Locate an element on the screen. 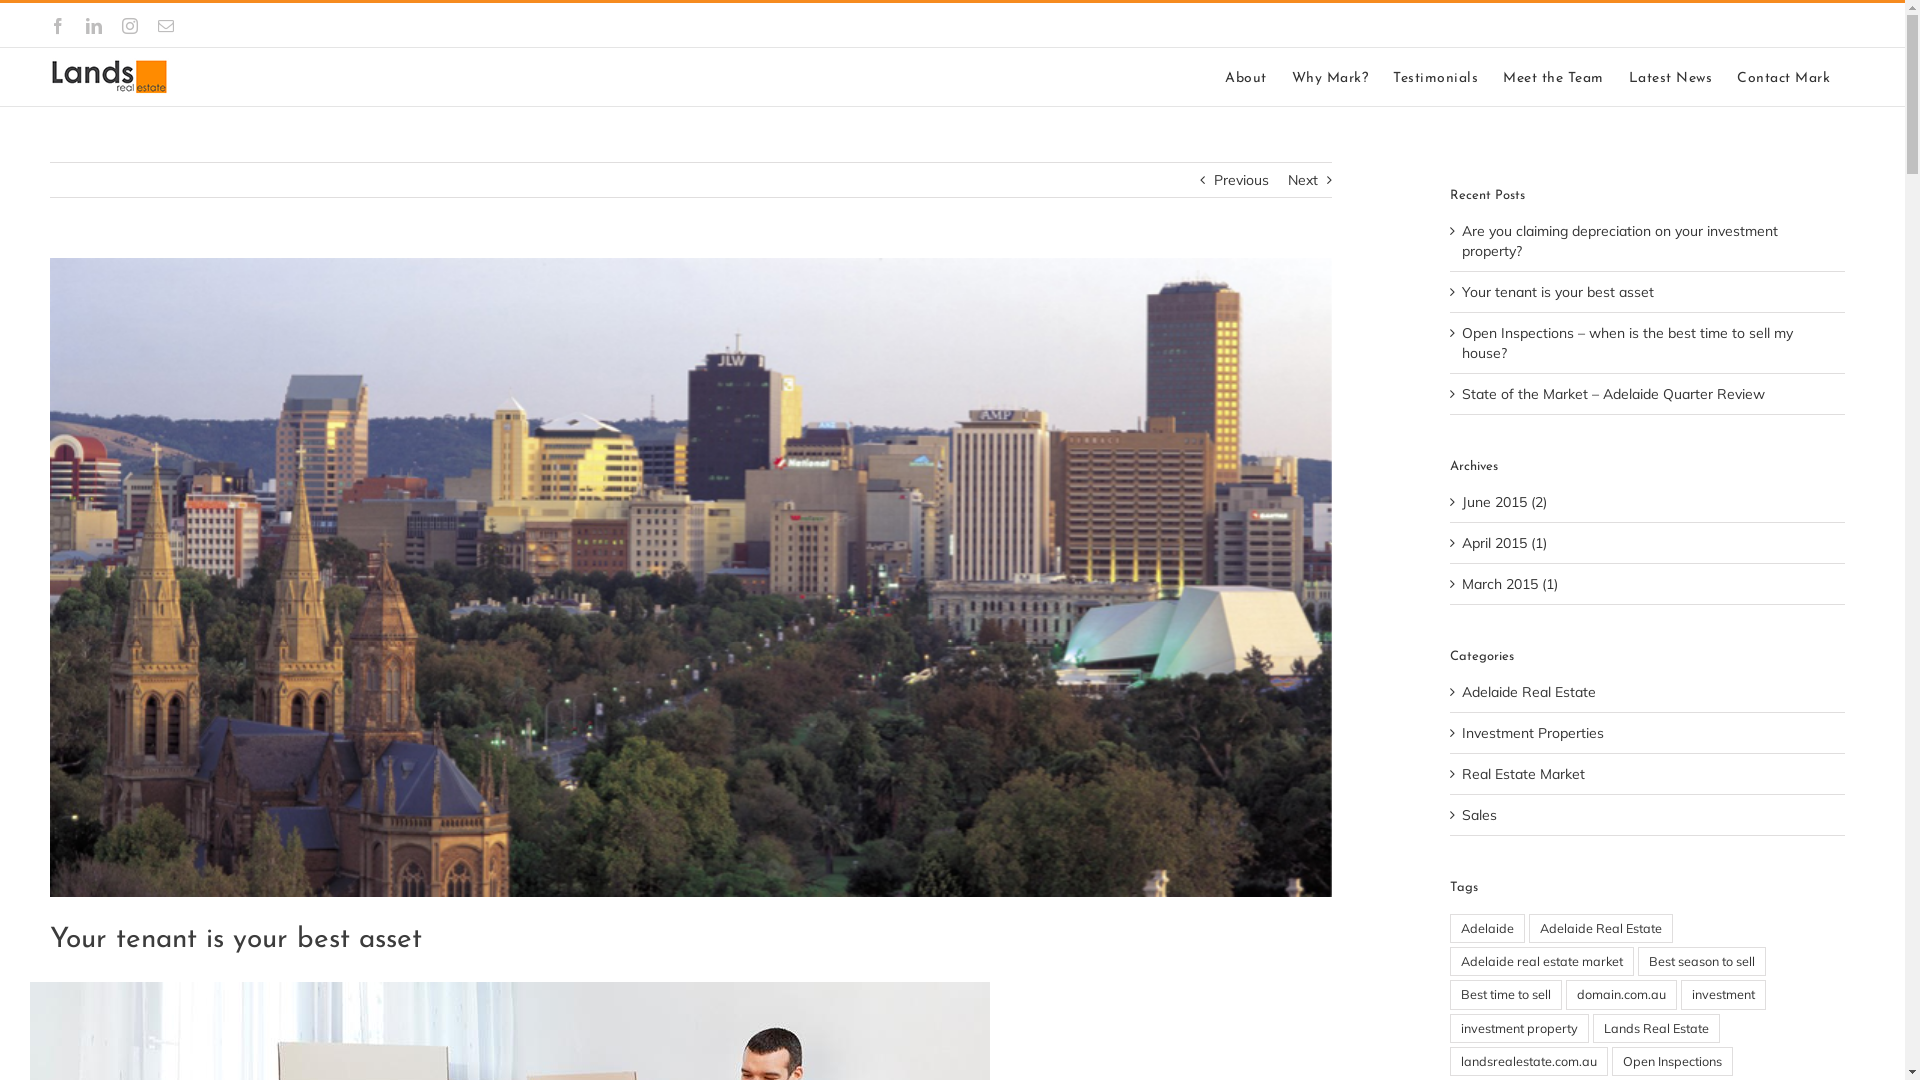 The image size is (1920, 1080). 'Previous' is located at coordinates (1213, 180).